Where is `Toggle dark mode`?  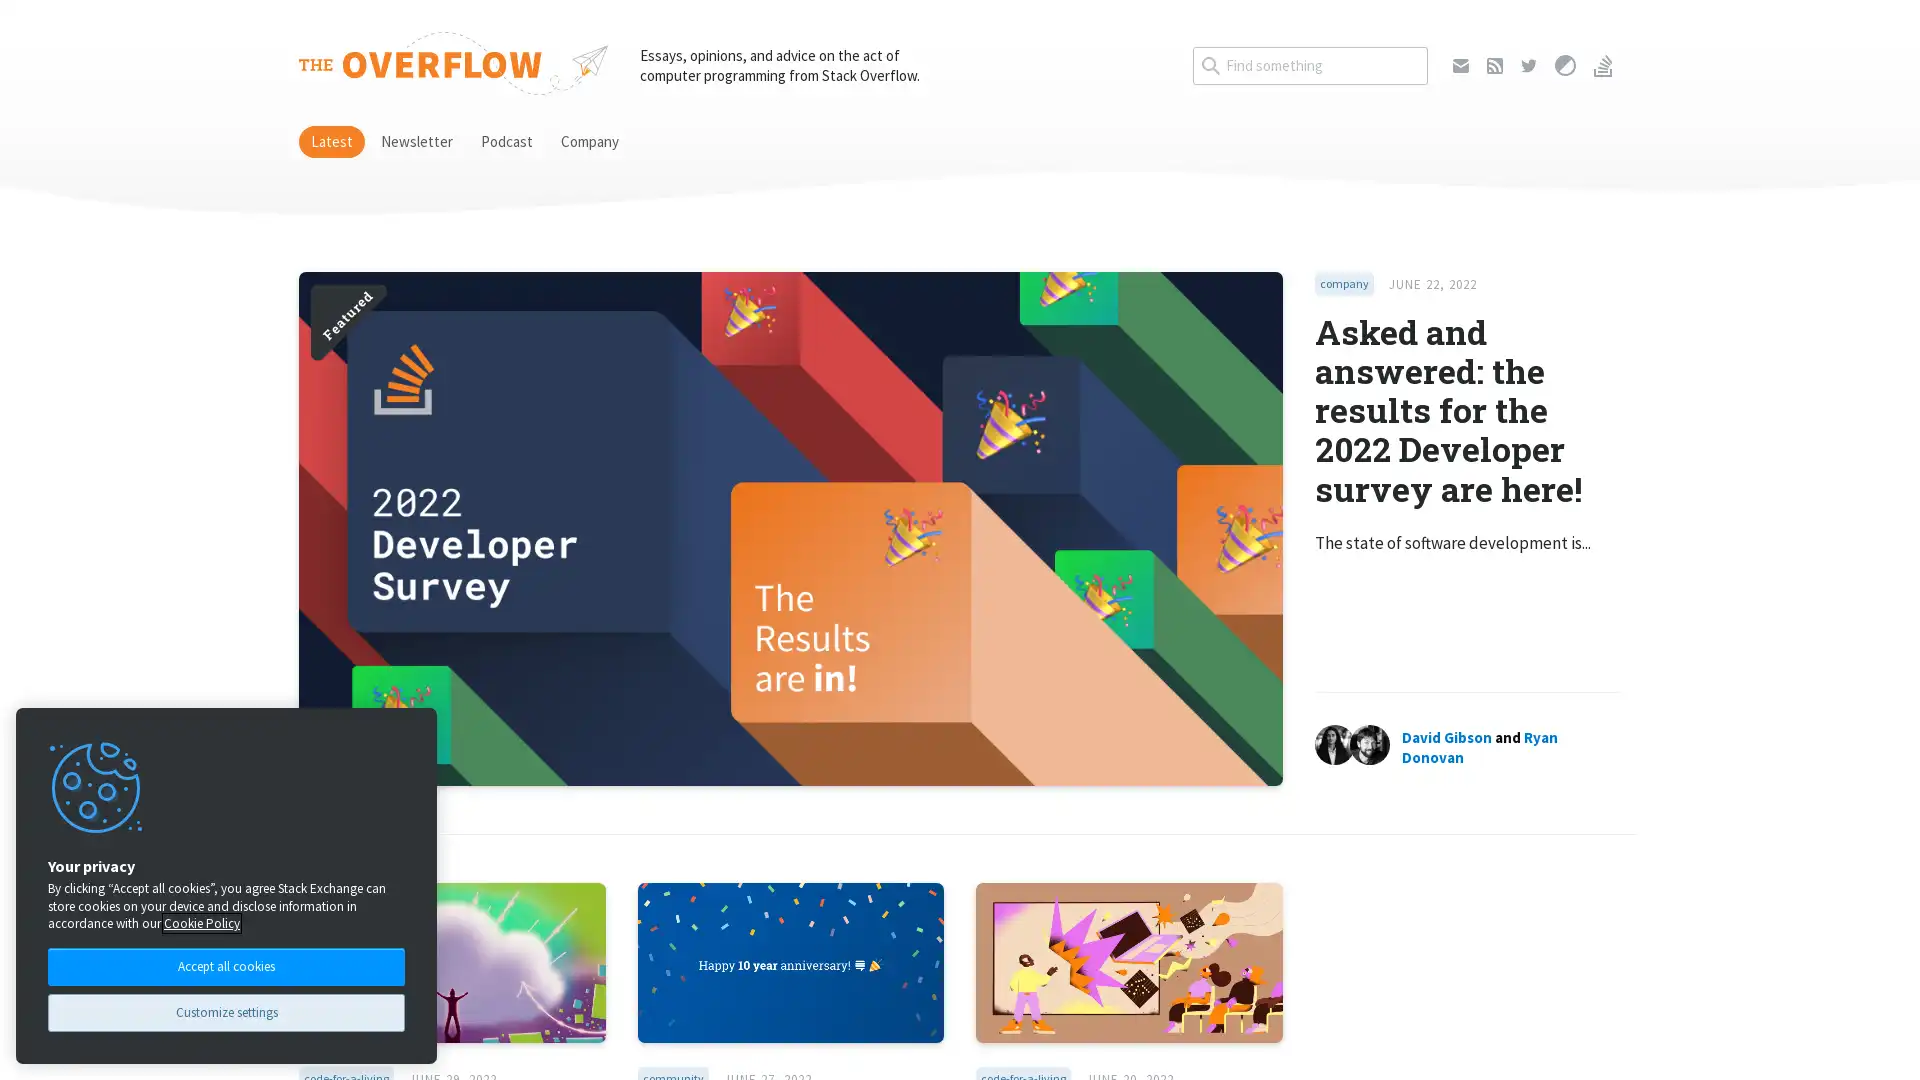 Toggle dark mode is located at coordinates (1564, 64).